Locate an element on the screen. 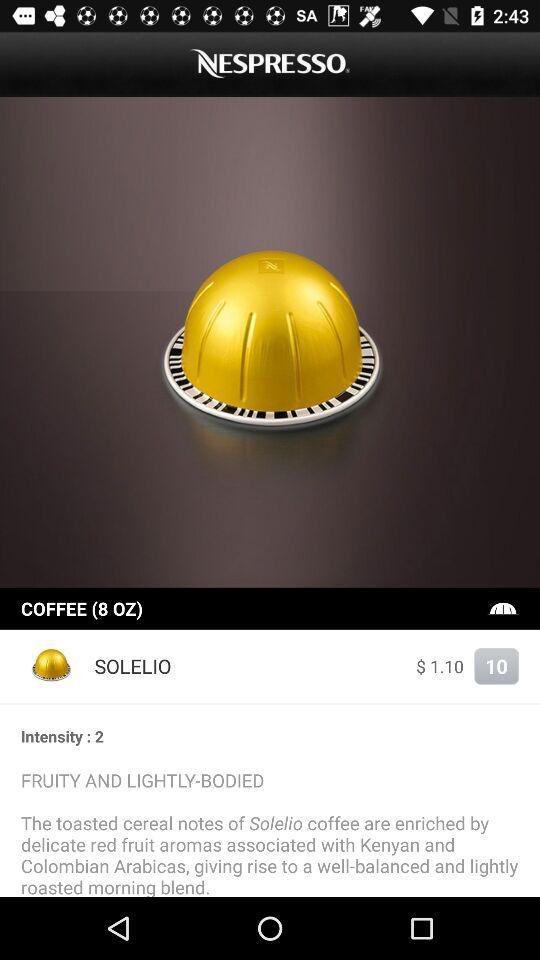 The height and width of the screenshot is (960, 540). fruity and lightly icon is located at coordinates (270, 832).